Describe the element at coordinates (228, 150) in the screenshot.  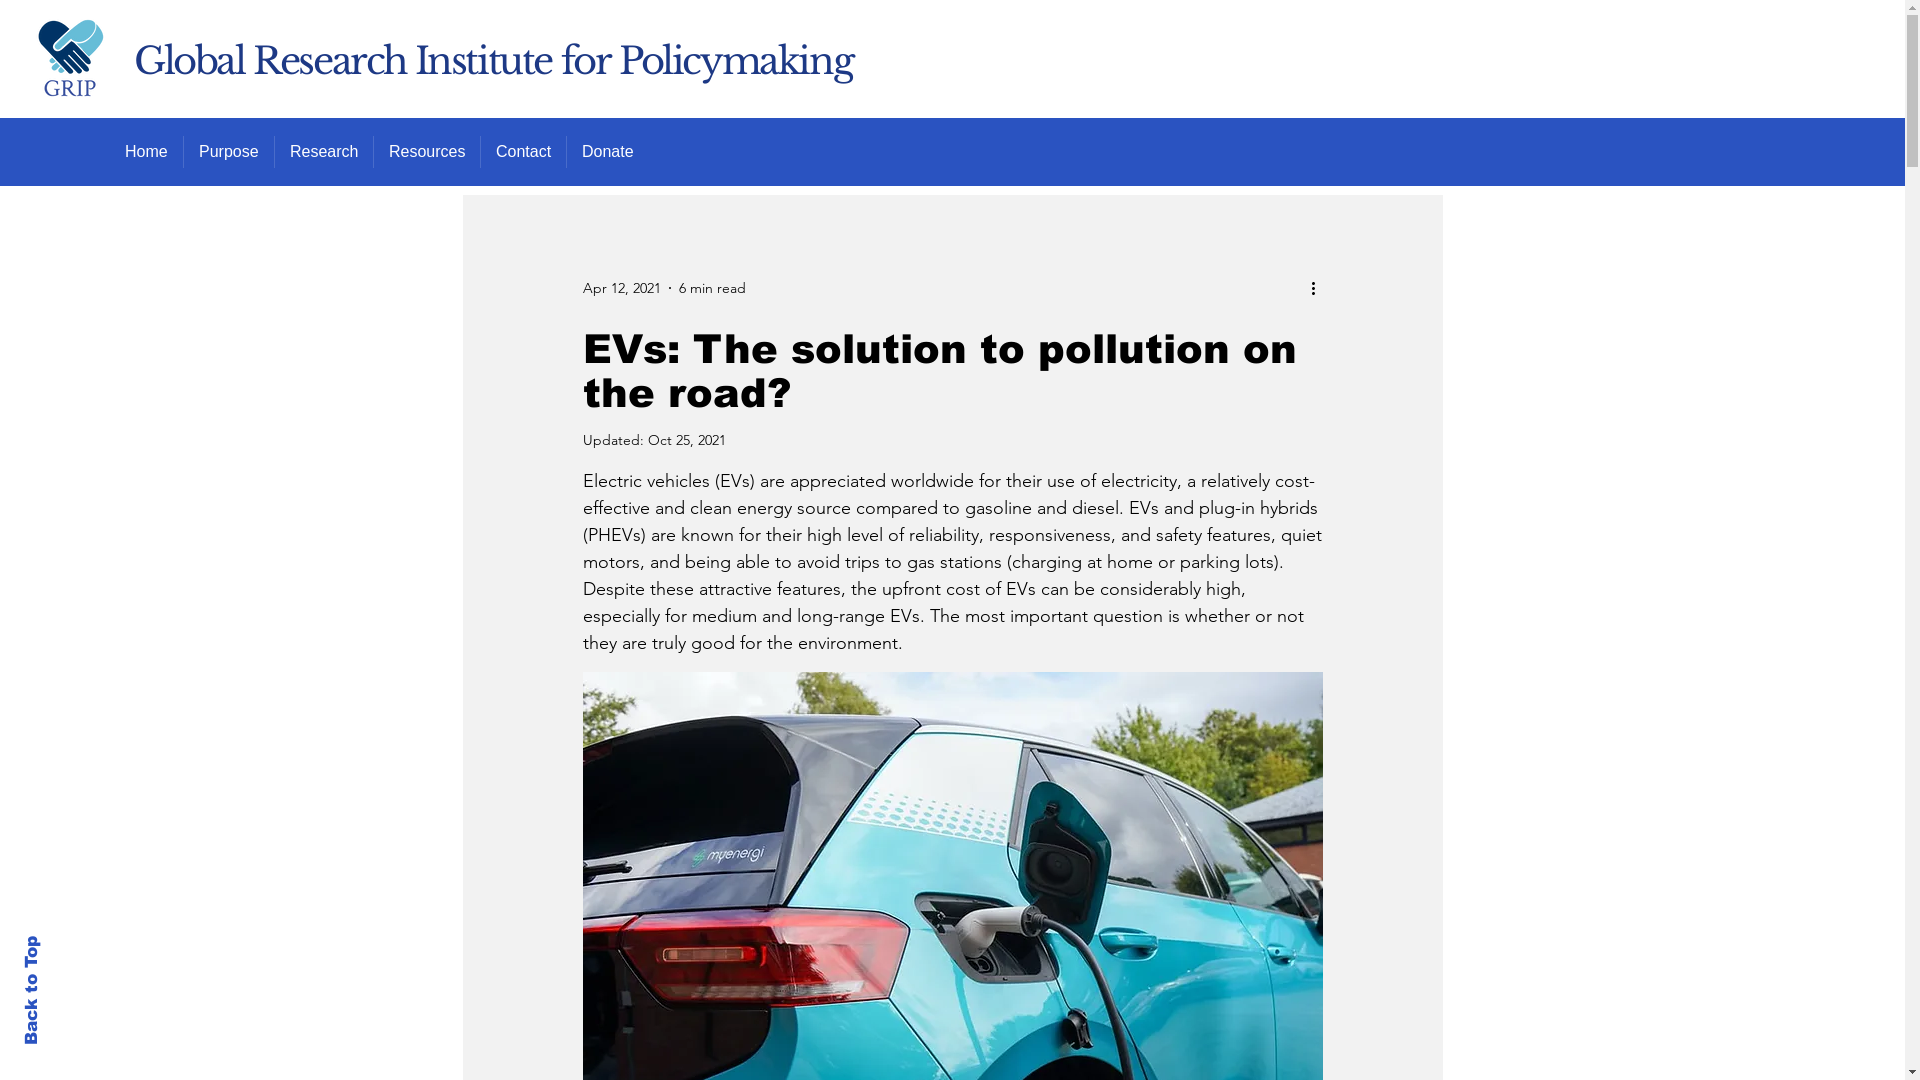
I see `'Purpose'` at that location.